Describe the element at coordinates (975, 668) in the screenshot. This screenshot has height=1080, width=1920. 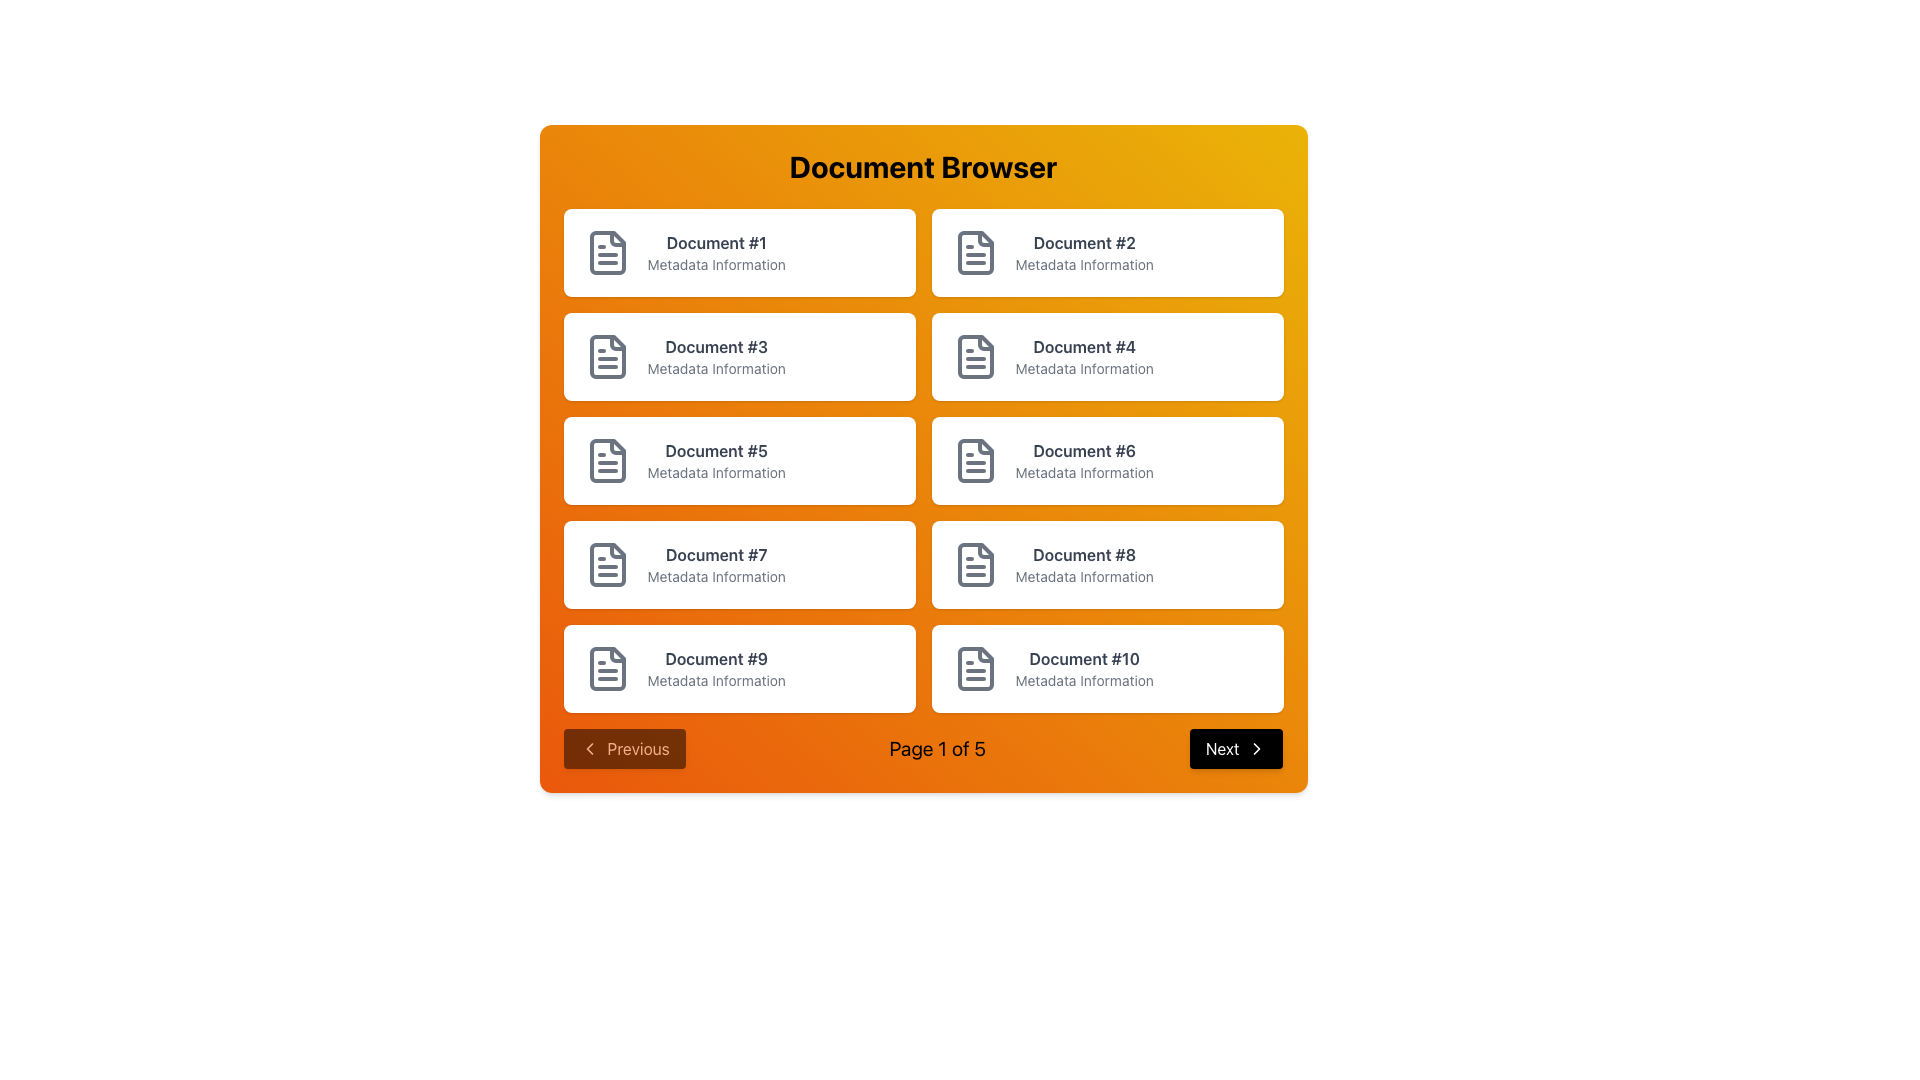
I see `the document file icon, which is gray and simplistic, located to the left of the text within the 'Document #10' card at the bottom right of the grid layout` at that location.